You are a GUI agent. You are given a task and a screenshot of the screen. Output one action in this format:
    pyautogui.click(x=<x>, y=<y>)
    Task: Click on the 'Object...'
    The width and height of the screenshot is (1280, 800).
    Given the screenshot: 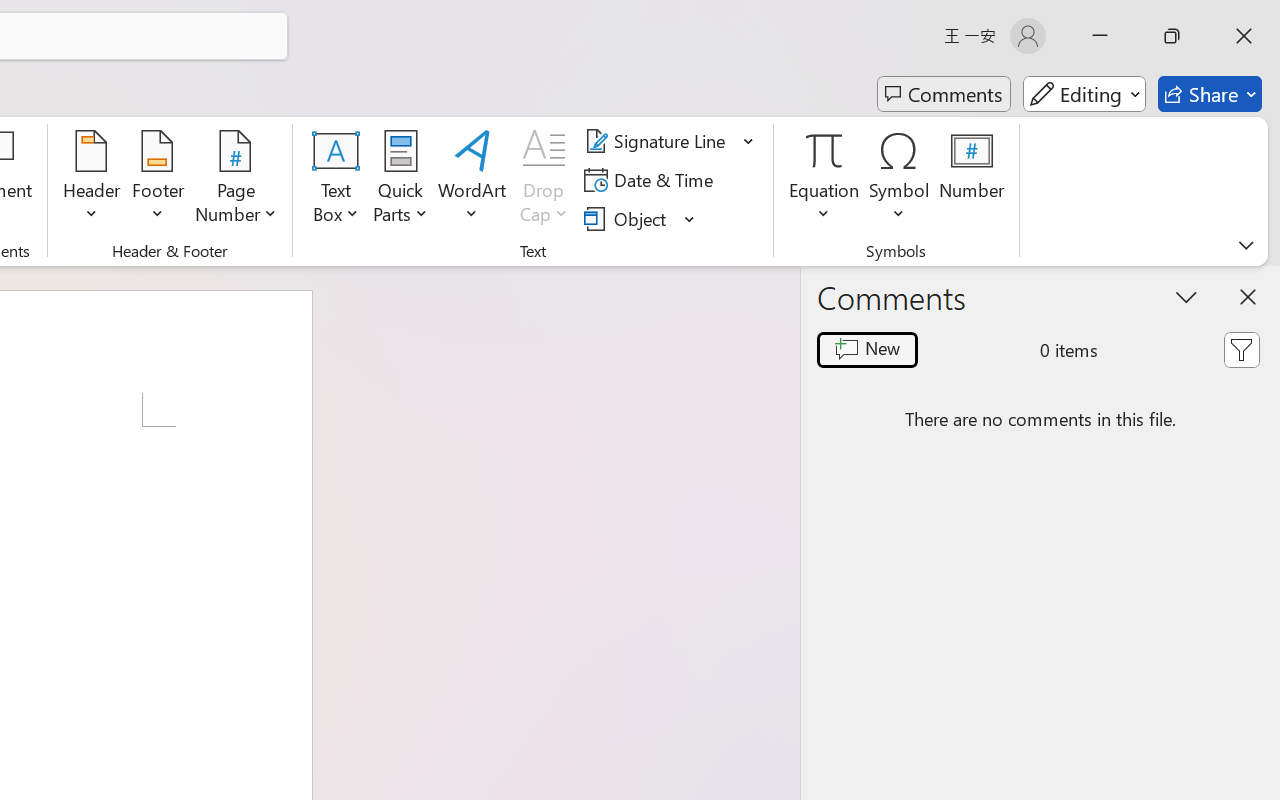 What is the action you would take?
    pyautogui.click(x=627, y=218)
    